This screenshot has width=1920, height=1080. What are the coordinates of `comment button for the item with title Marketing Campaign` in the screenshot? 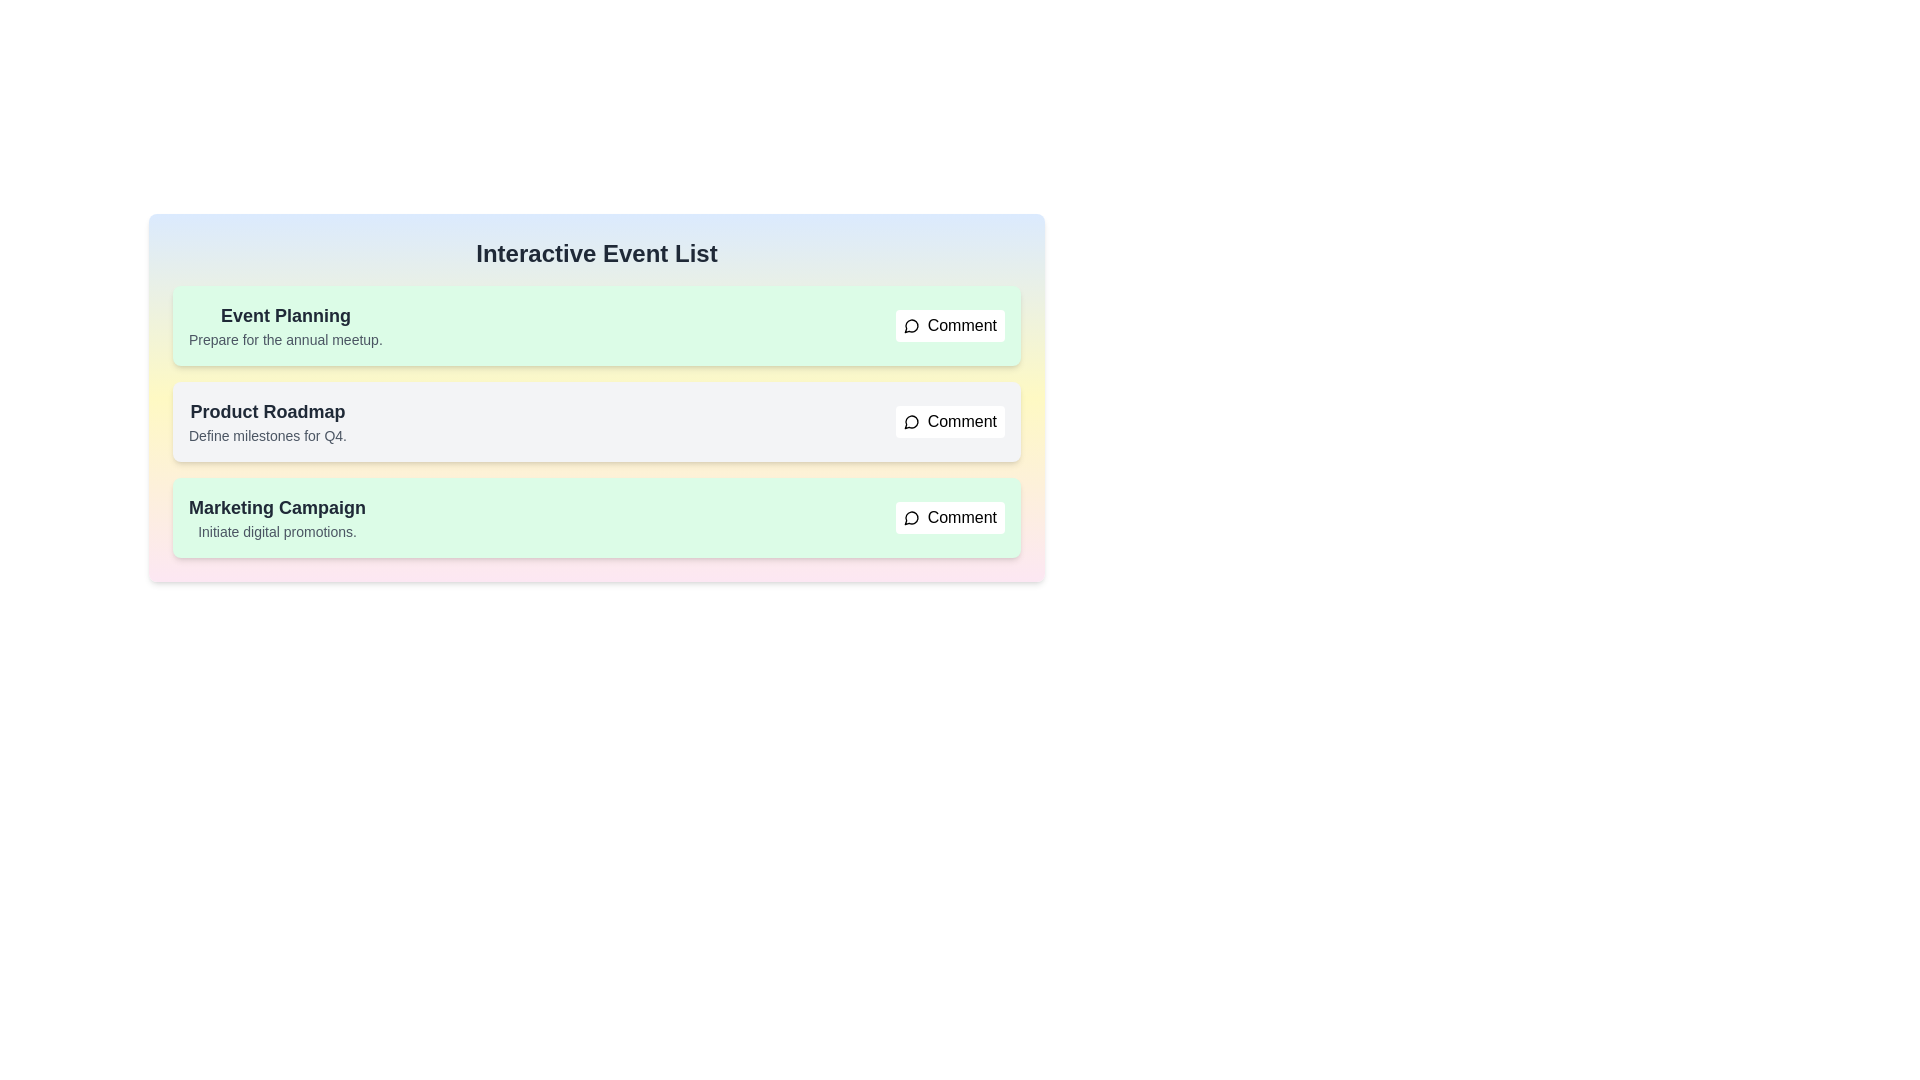 It's located at (949, 516).